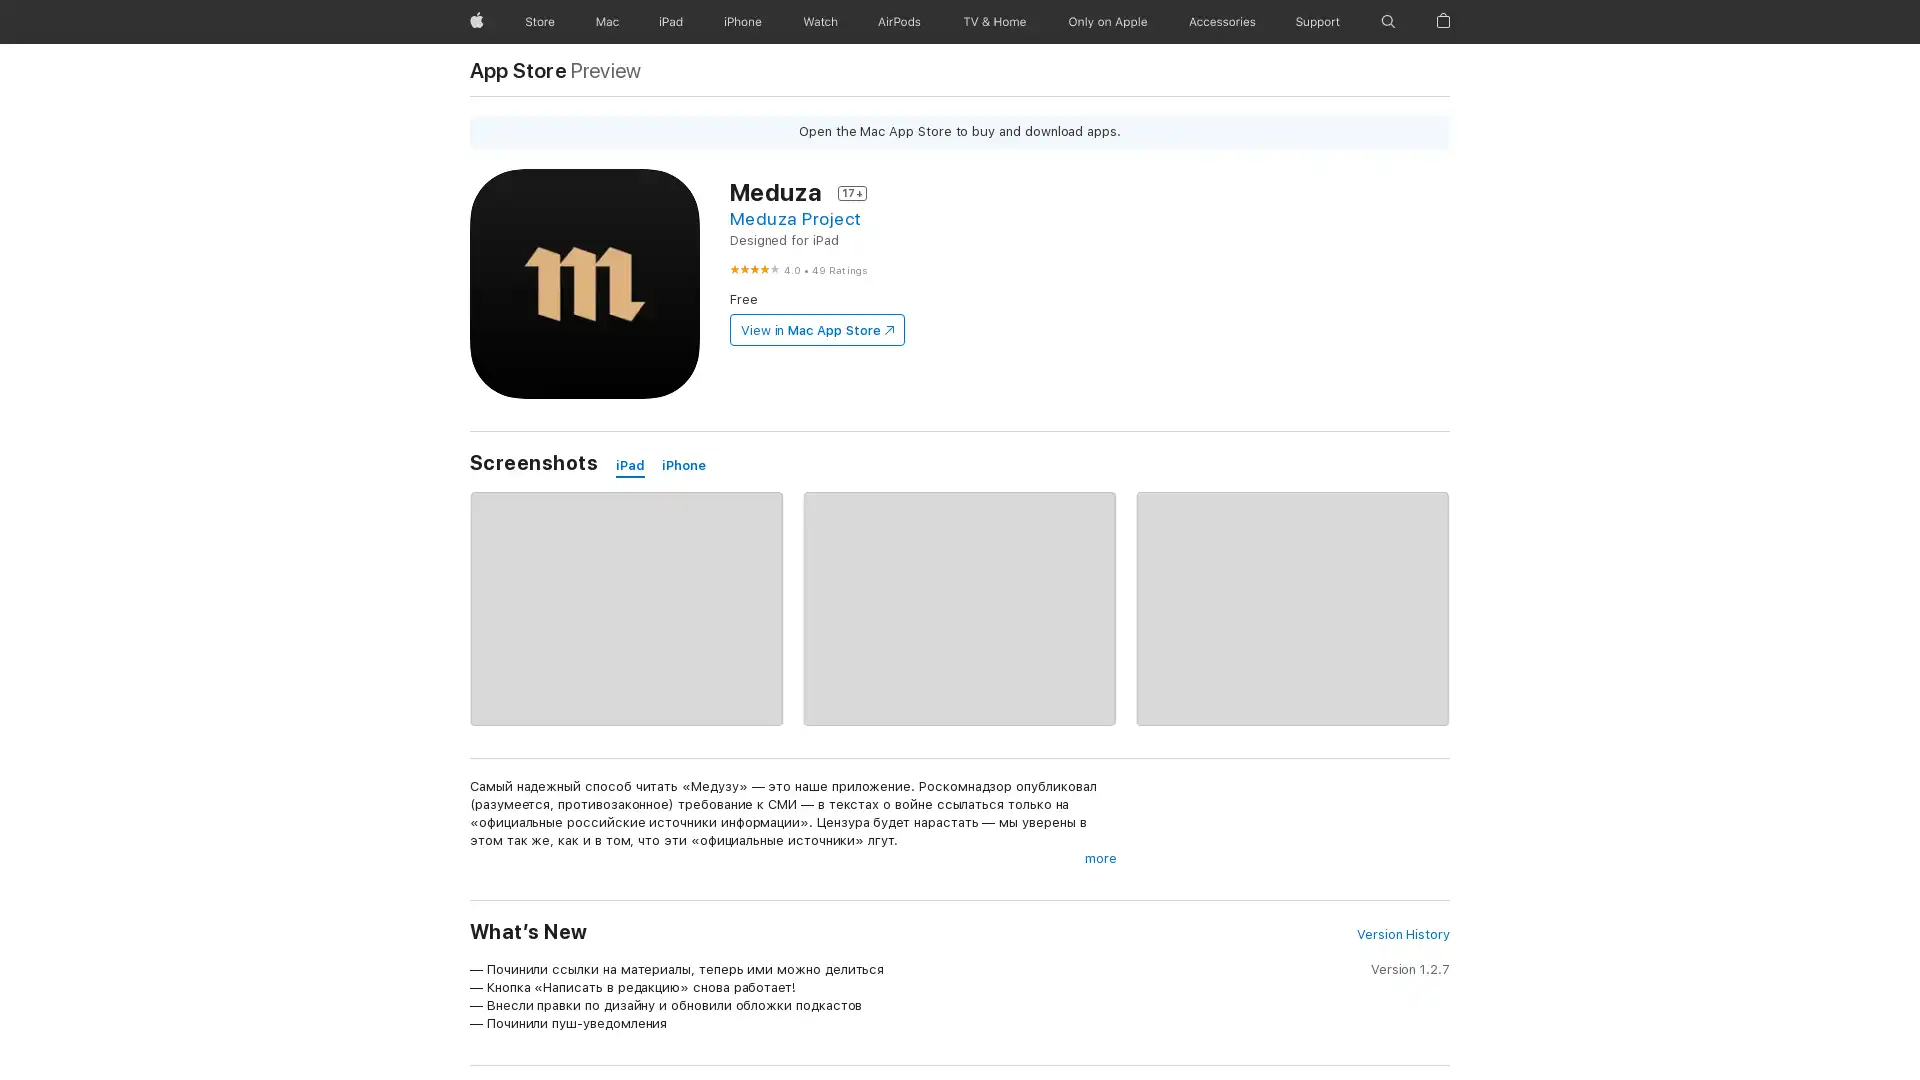 This screenshot has height=1080, width=1920. I want to click on more, so click(1099, 858).